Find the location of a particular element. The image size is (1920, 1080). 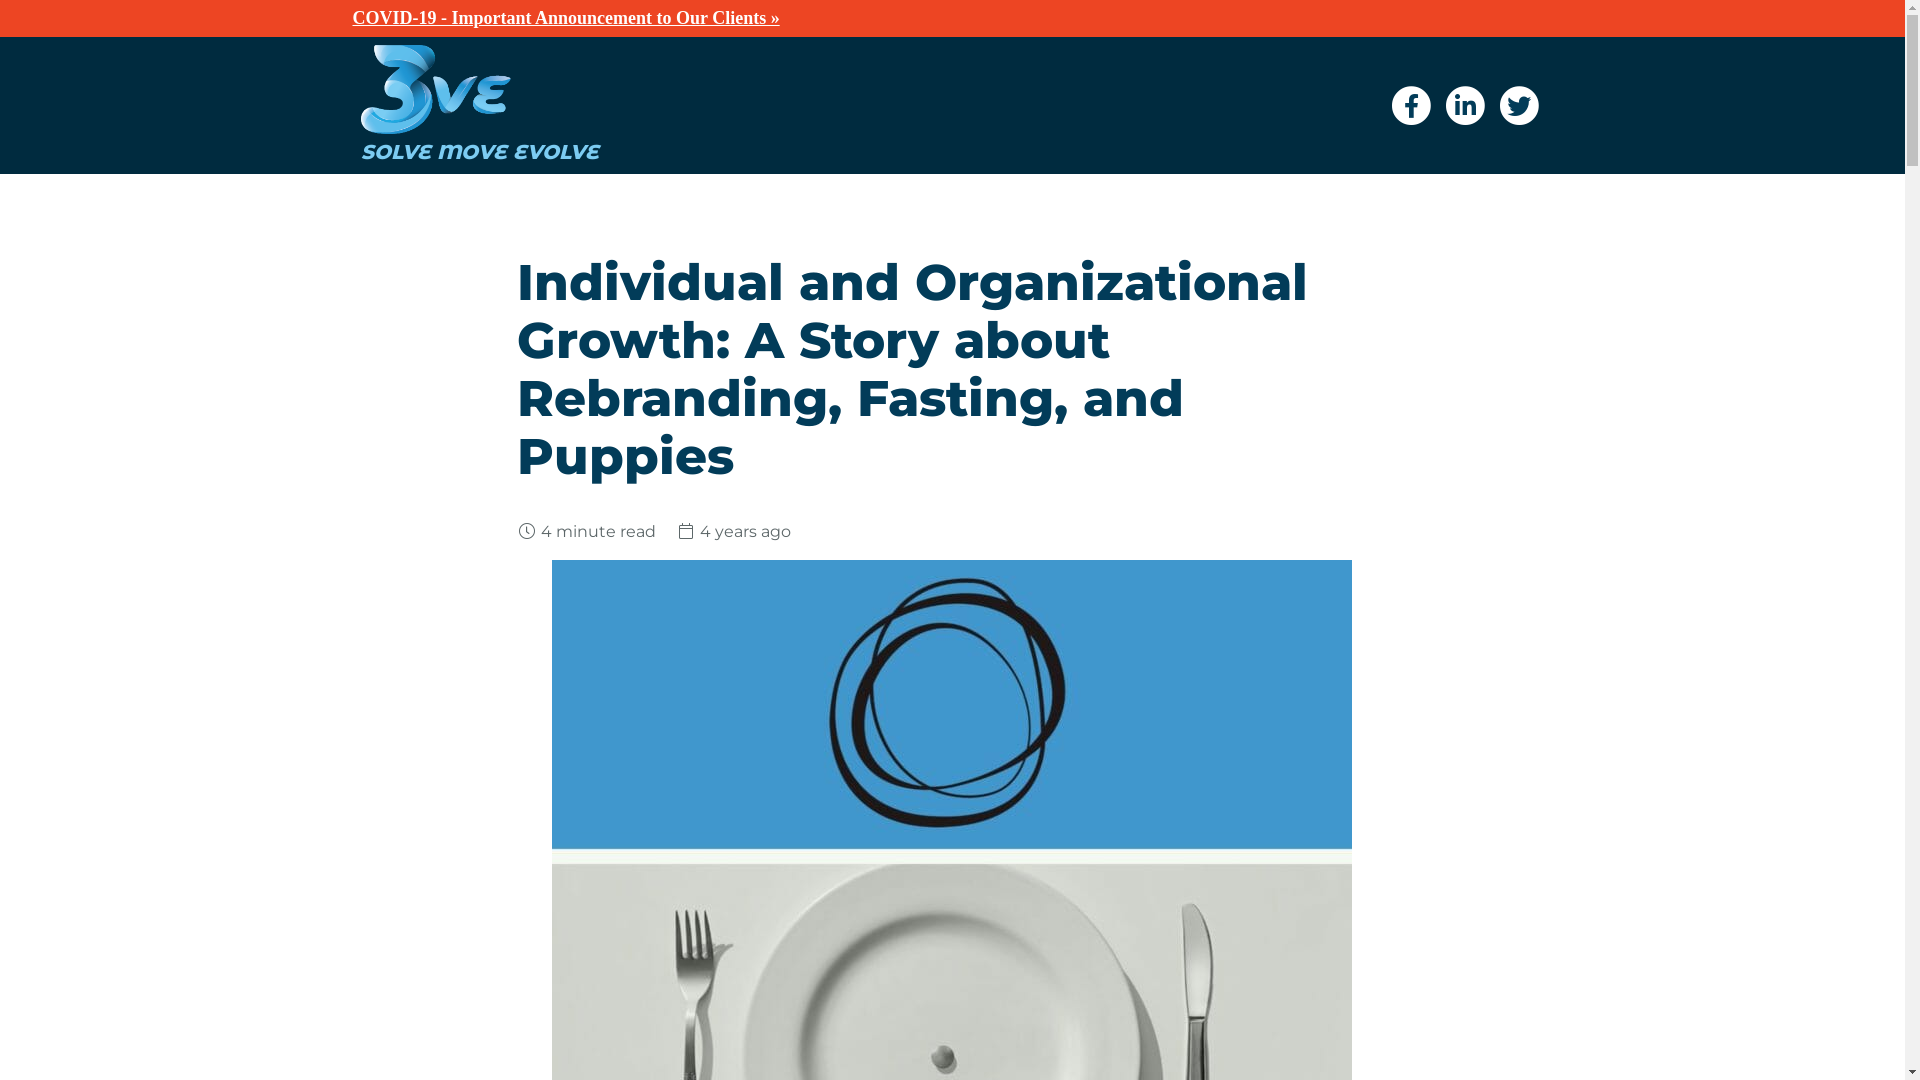

'SOLVE MOVE EVOLVE' is located at coordinates (360, 141).